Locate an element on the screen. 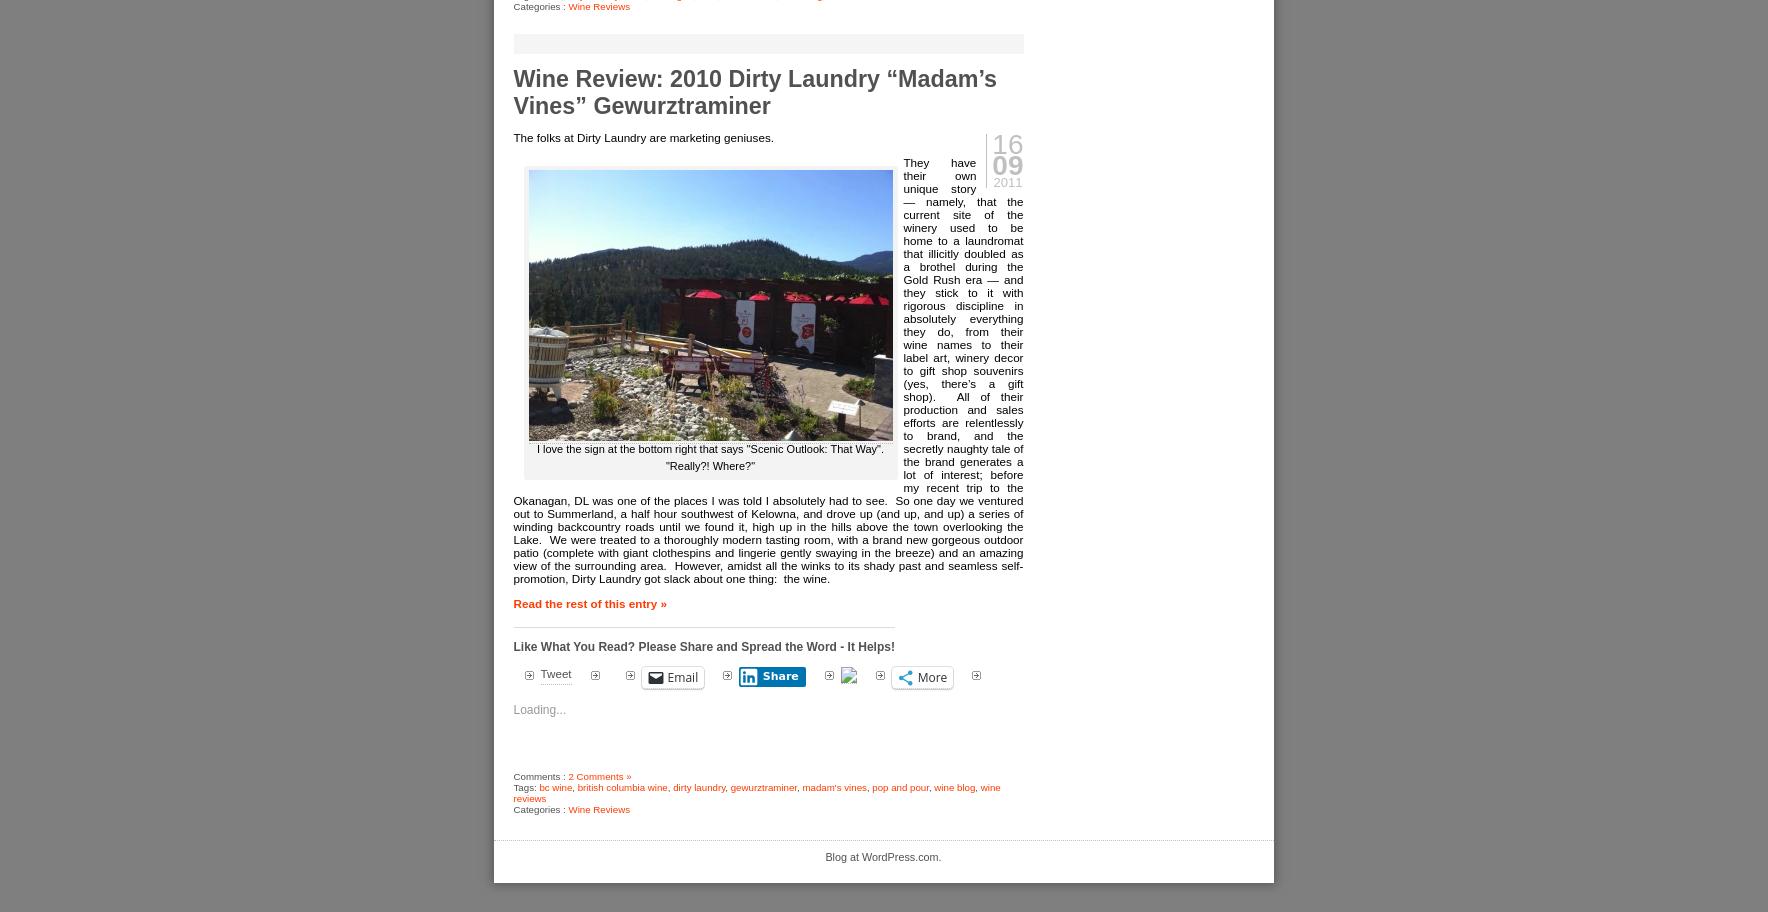 This screenshot has height=912, width=1768. 'gewurztraminer' is located at coordinates (763, 787).